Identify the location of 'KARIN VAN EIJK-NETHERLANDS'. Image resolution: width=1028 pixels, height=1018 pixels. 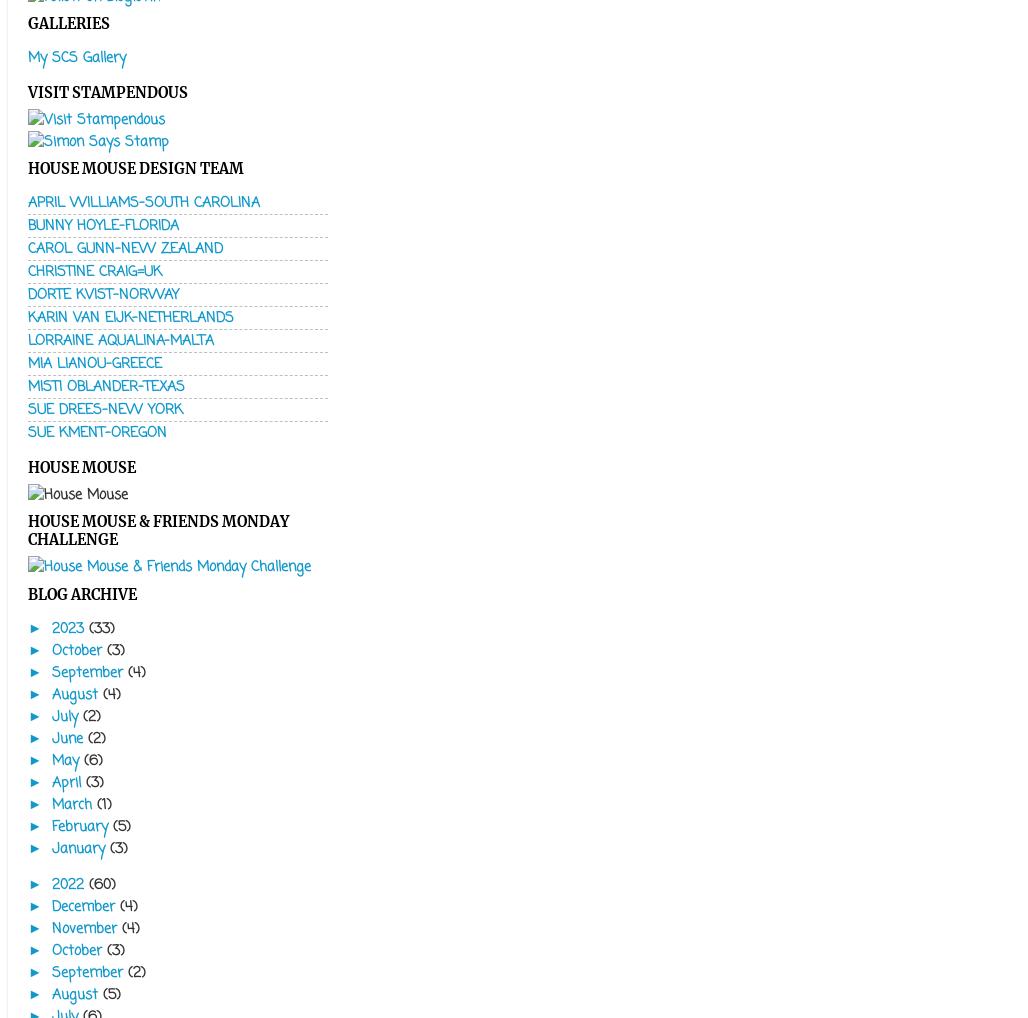
(130, 317).